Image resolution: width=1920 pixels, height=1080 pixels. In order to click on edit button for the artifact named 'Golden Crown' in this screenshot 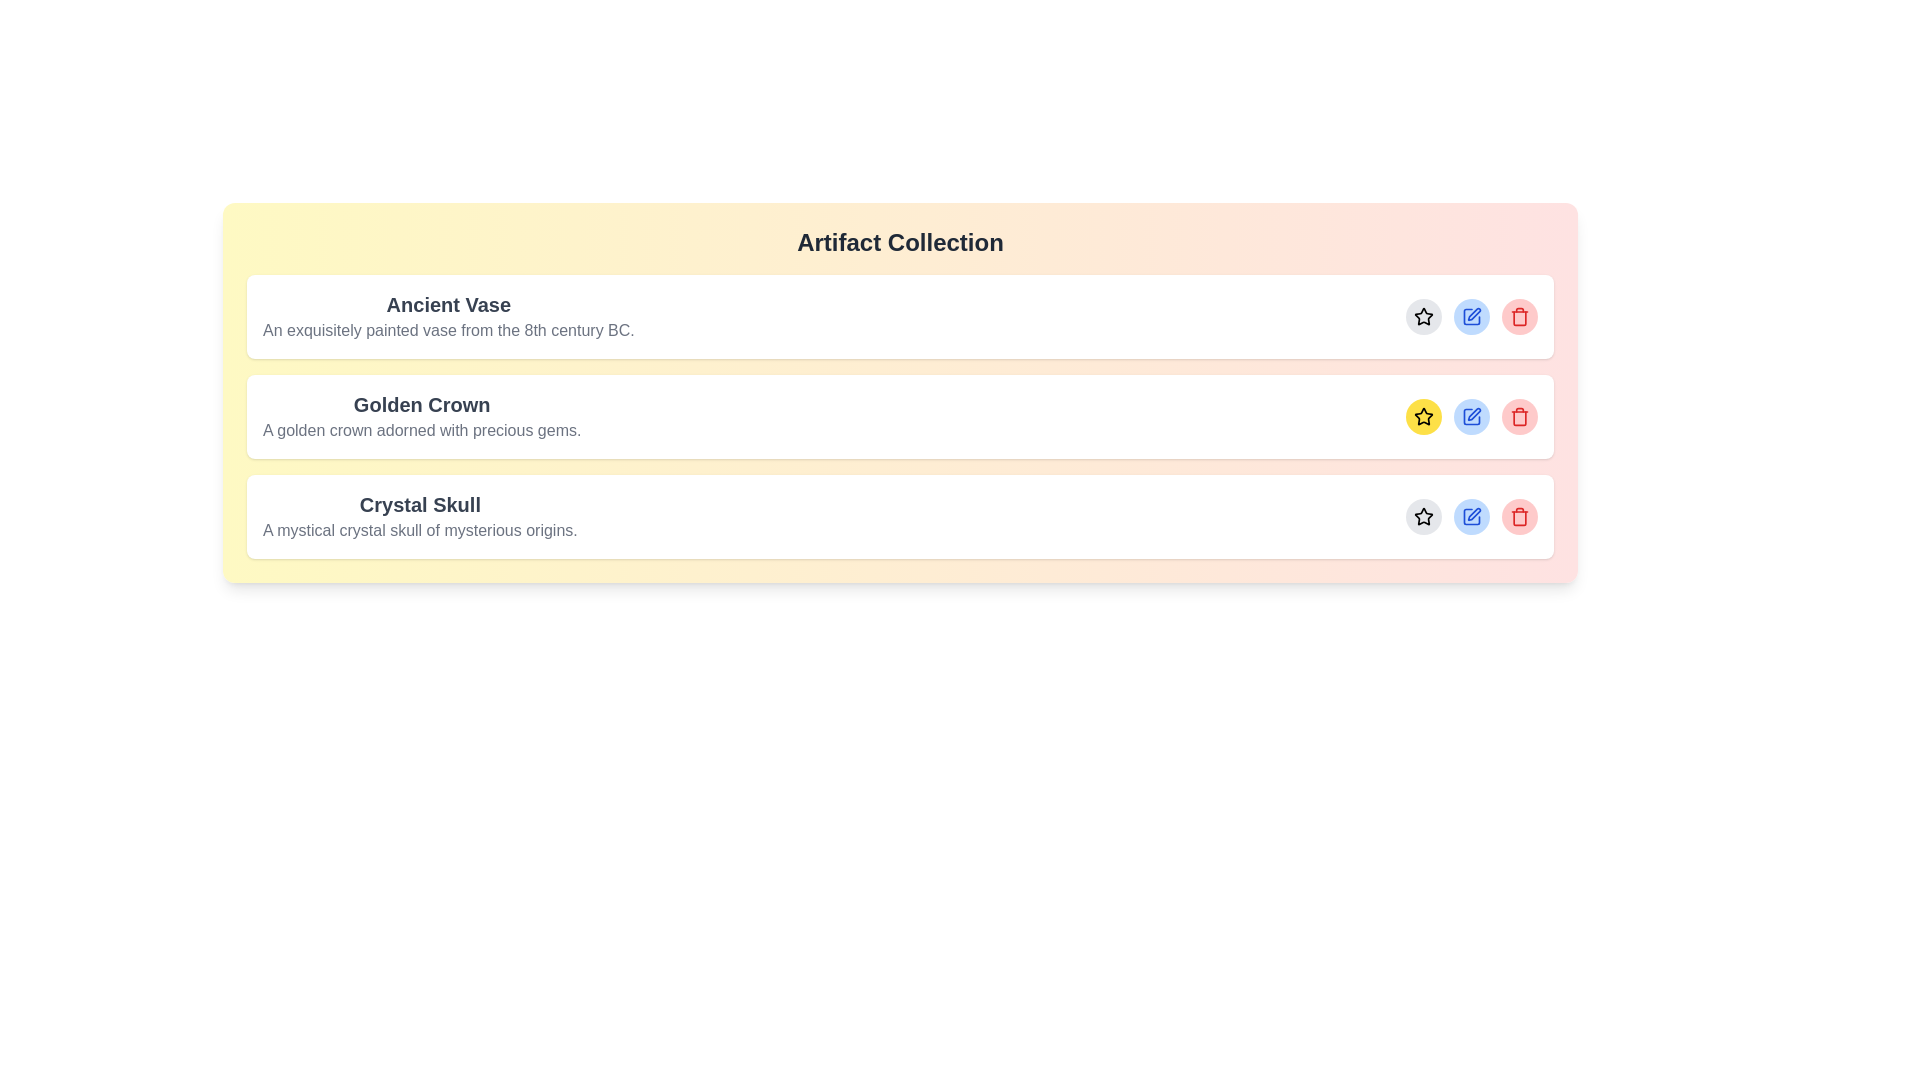, I will do `click(1472, 415)`.